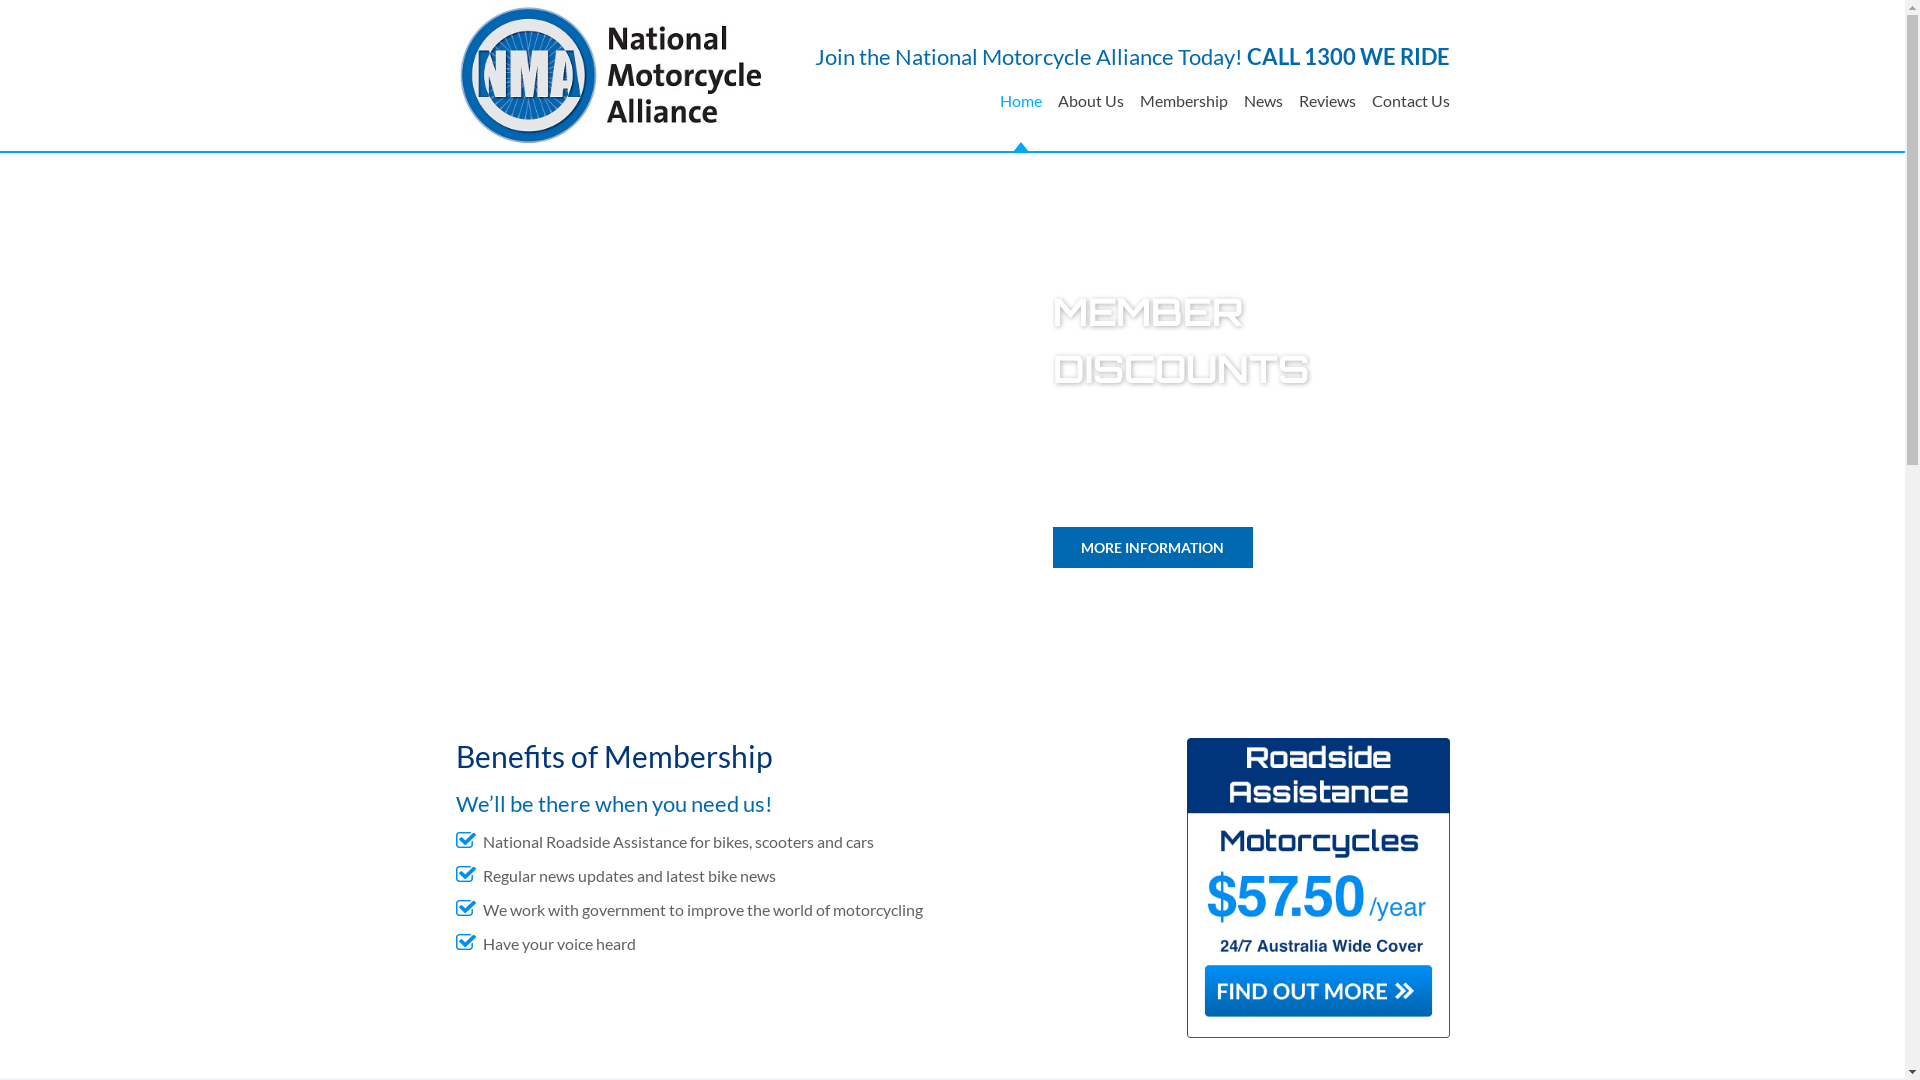 This screenshot has height=1080, width=1920. I want to click on 'National Motorcycle Alliance', so click(610, 74).